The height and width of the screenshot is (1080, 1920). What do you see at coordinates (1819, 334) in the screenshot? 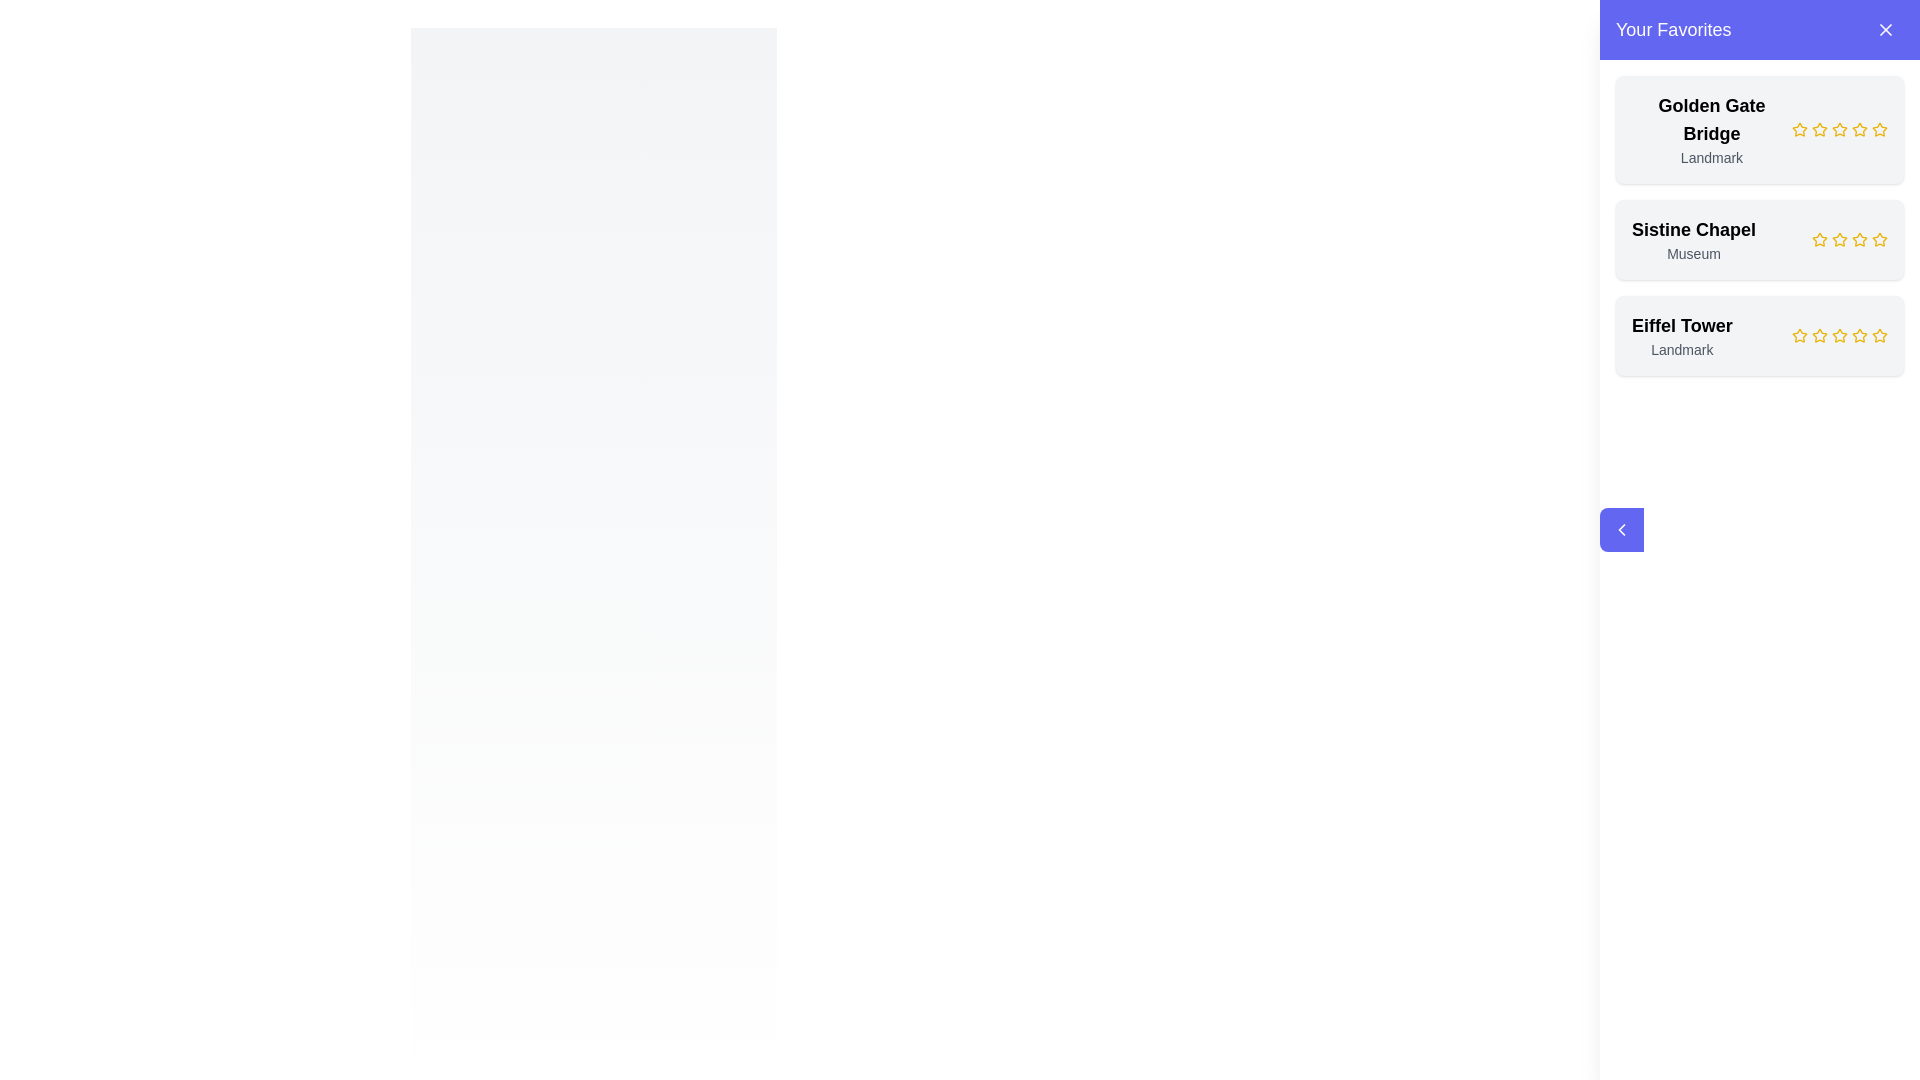
I see `the first star in the rating widget` at bounding box center [1819, 334].